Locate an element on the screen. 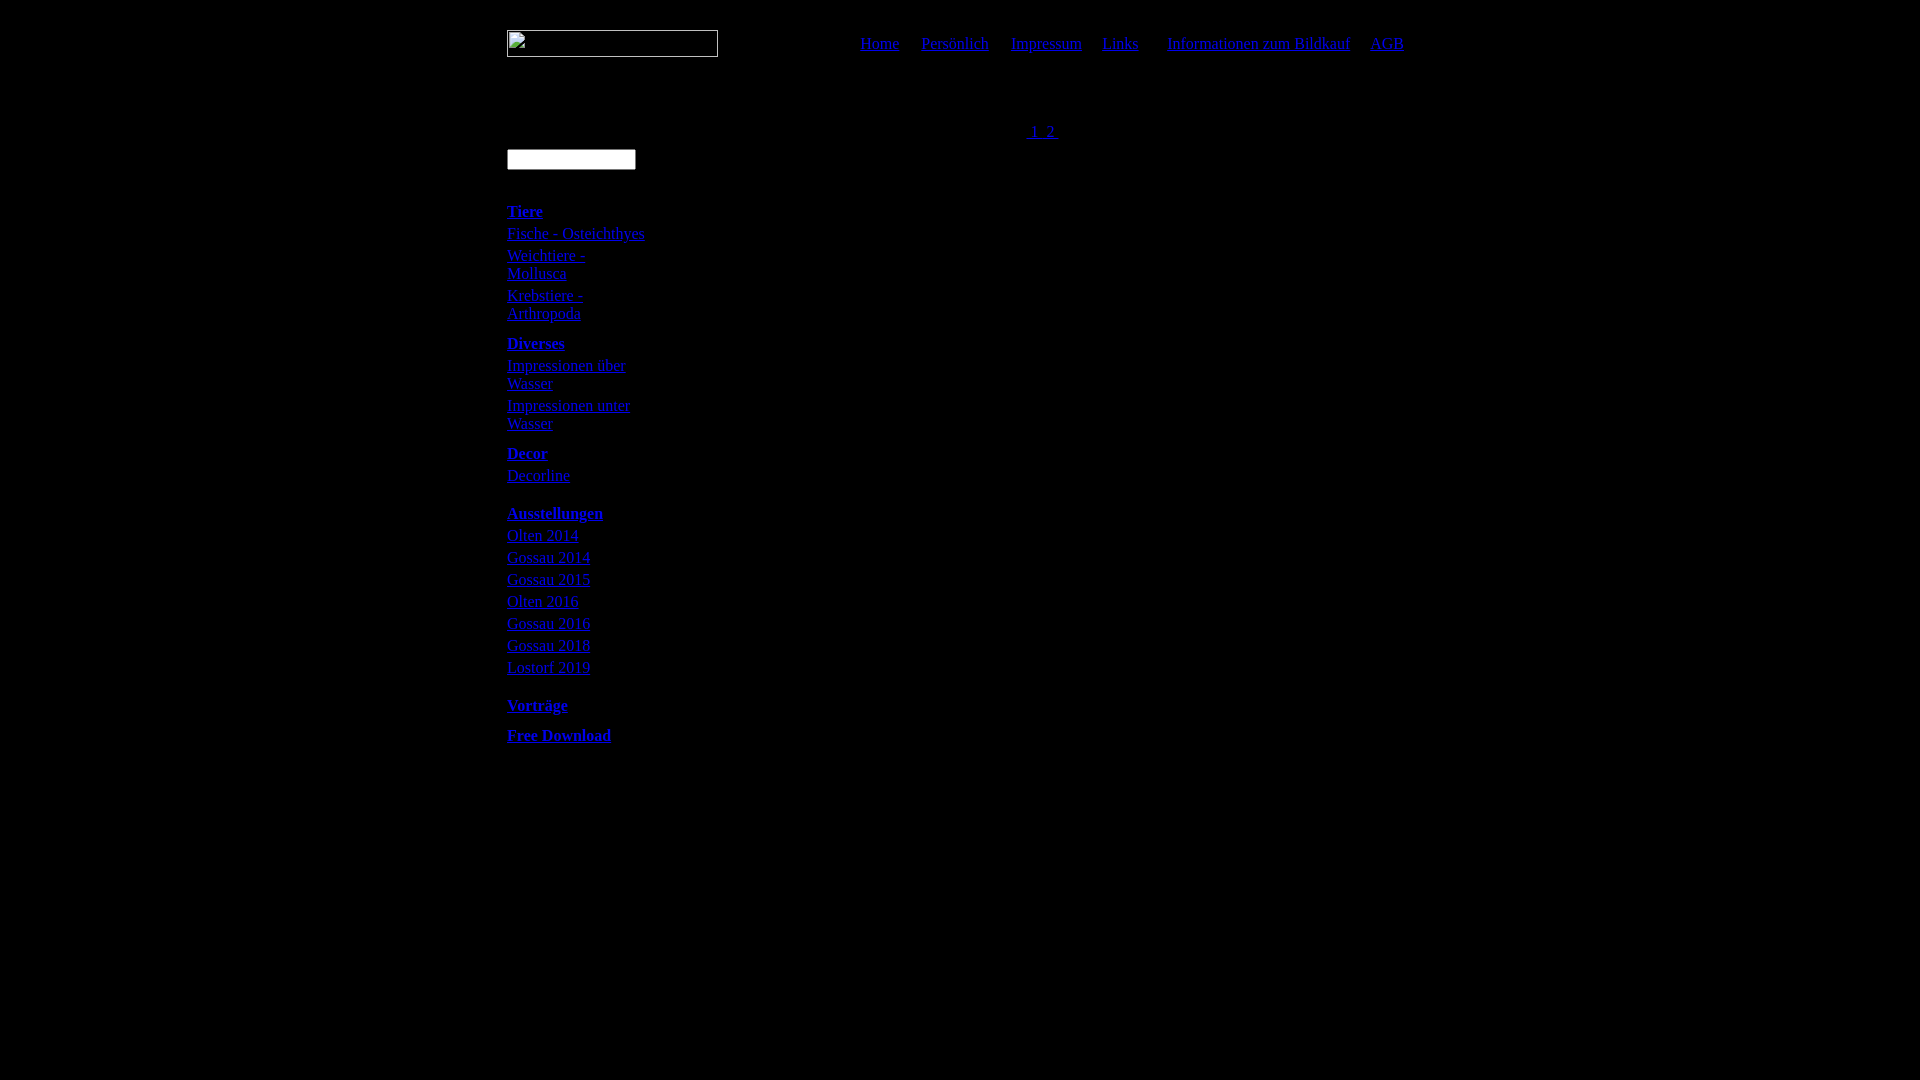 The image size is (1920, 1080). 'Decorline' is located at coordinates (507, 475).